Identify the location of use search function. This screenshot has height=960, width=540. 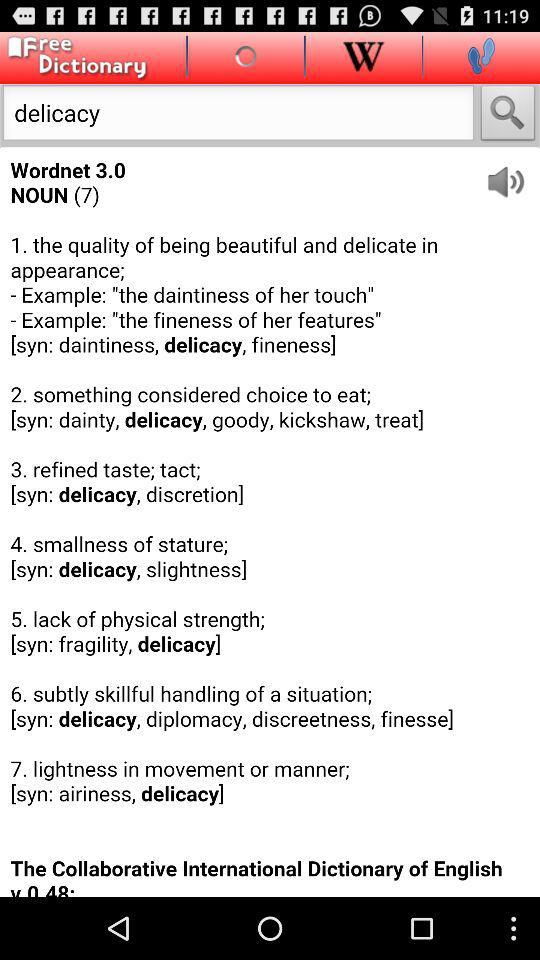
(508, 115).